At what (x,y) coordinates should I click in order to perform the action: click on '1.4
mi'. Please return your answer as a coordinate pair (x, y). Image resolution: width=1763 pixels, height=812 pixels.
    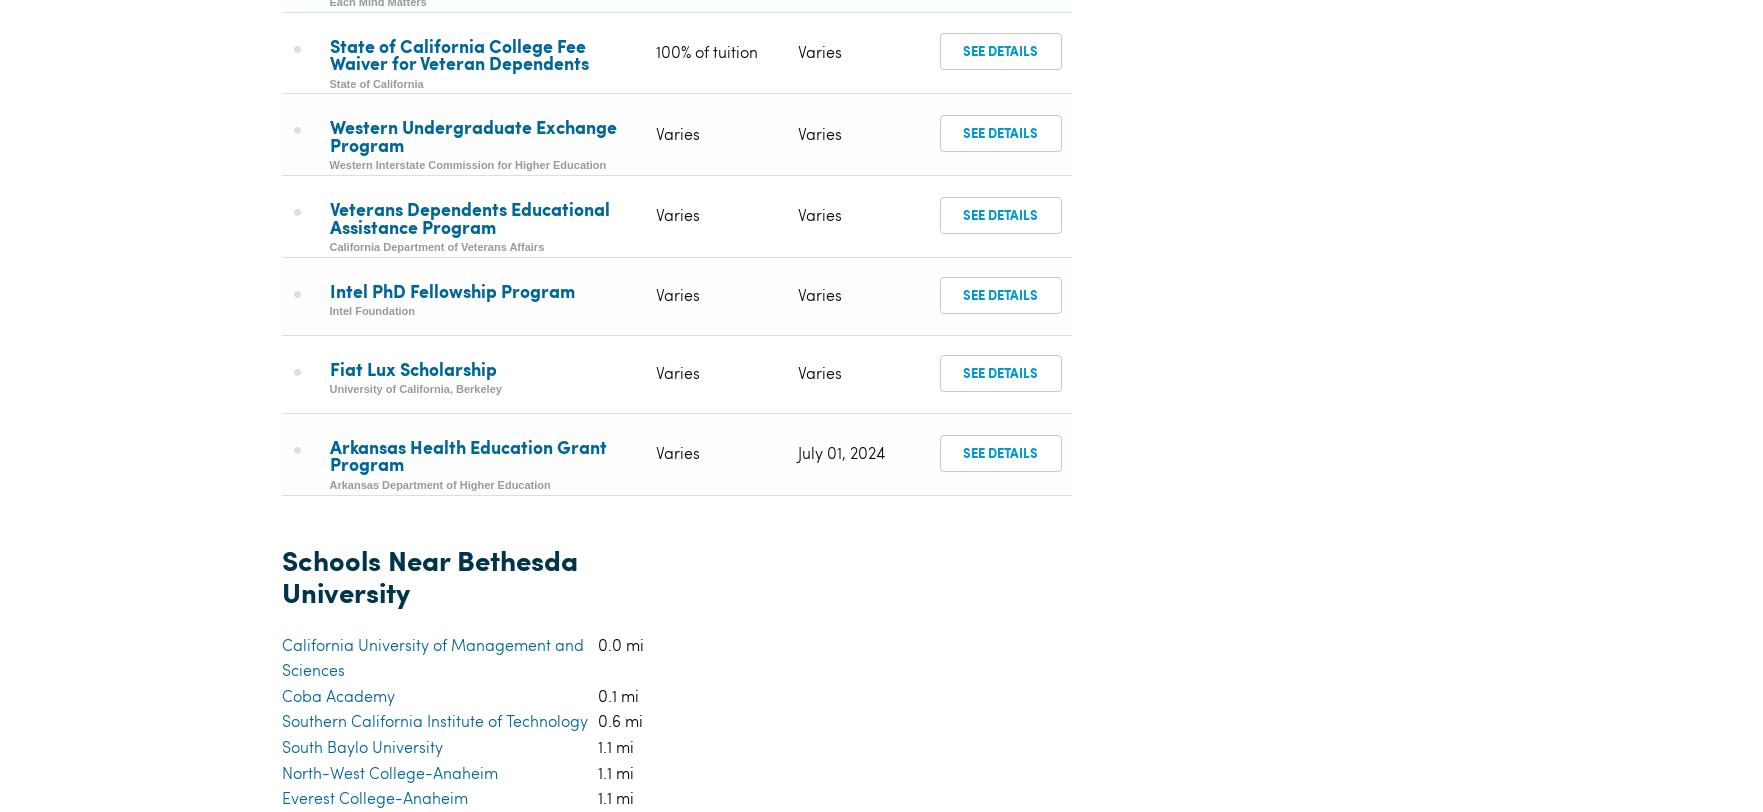
    Looking at the image, I should click on (598, 418).